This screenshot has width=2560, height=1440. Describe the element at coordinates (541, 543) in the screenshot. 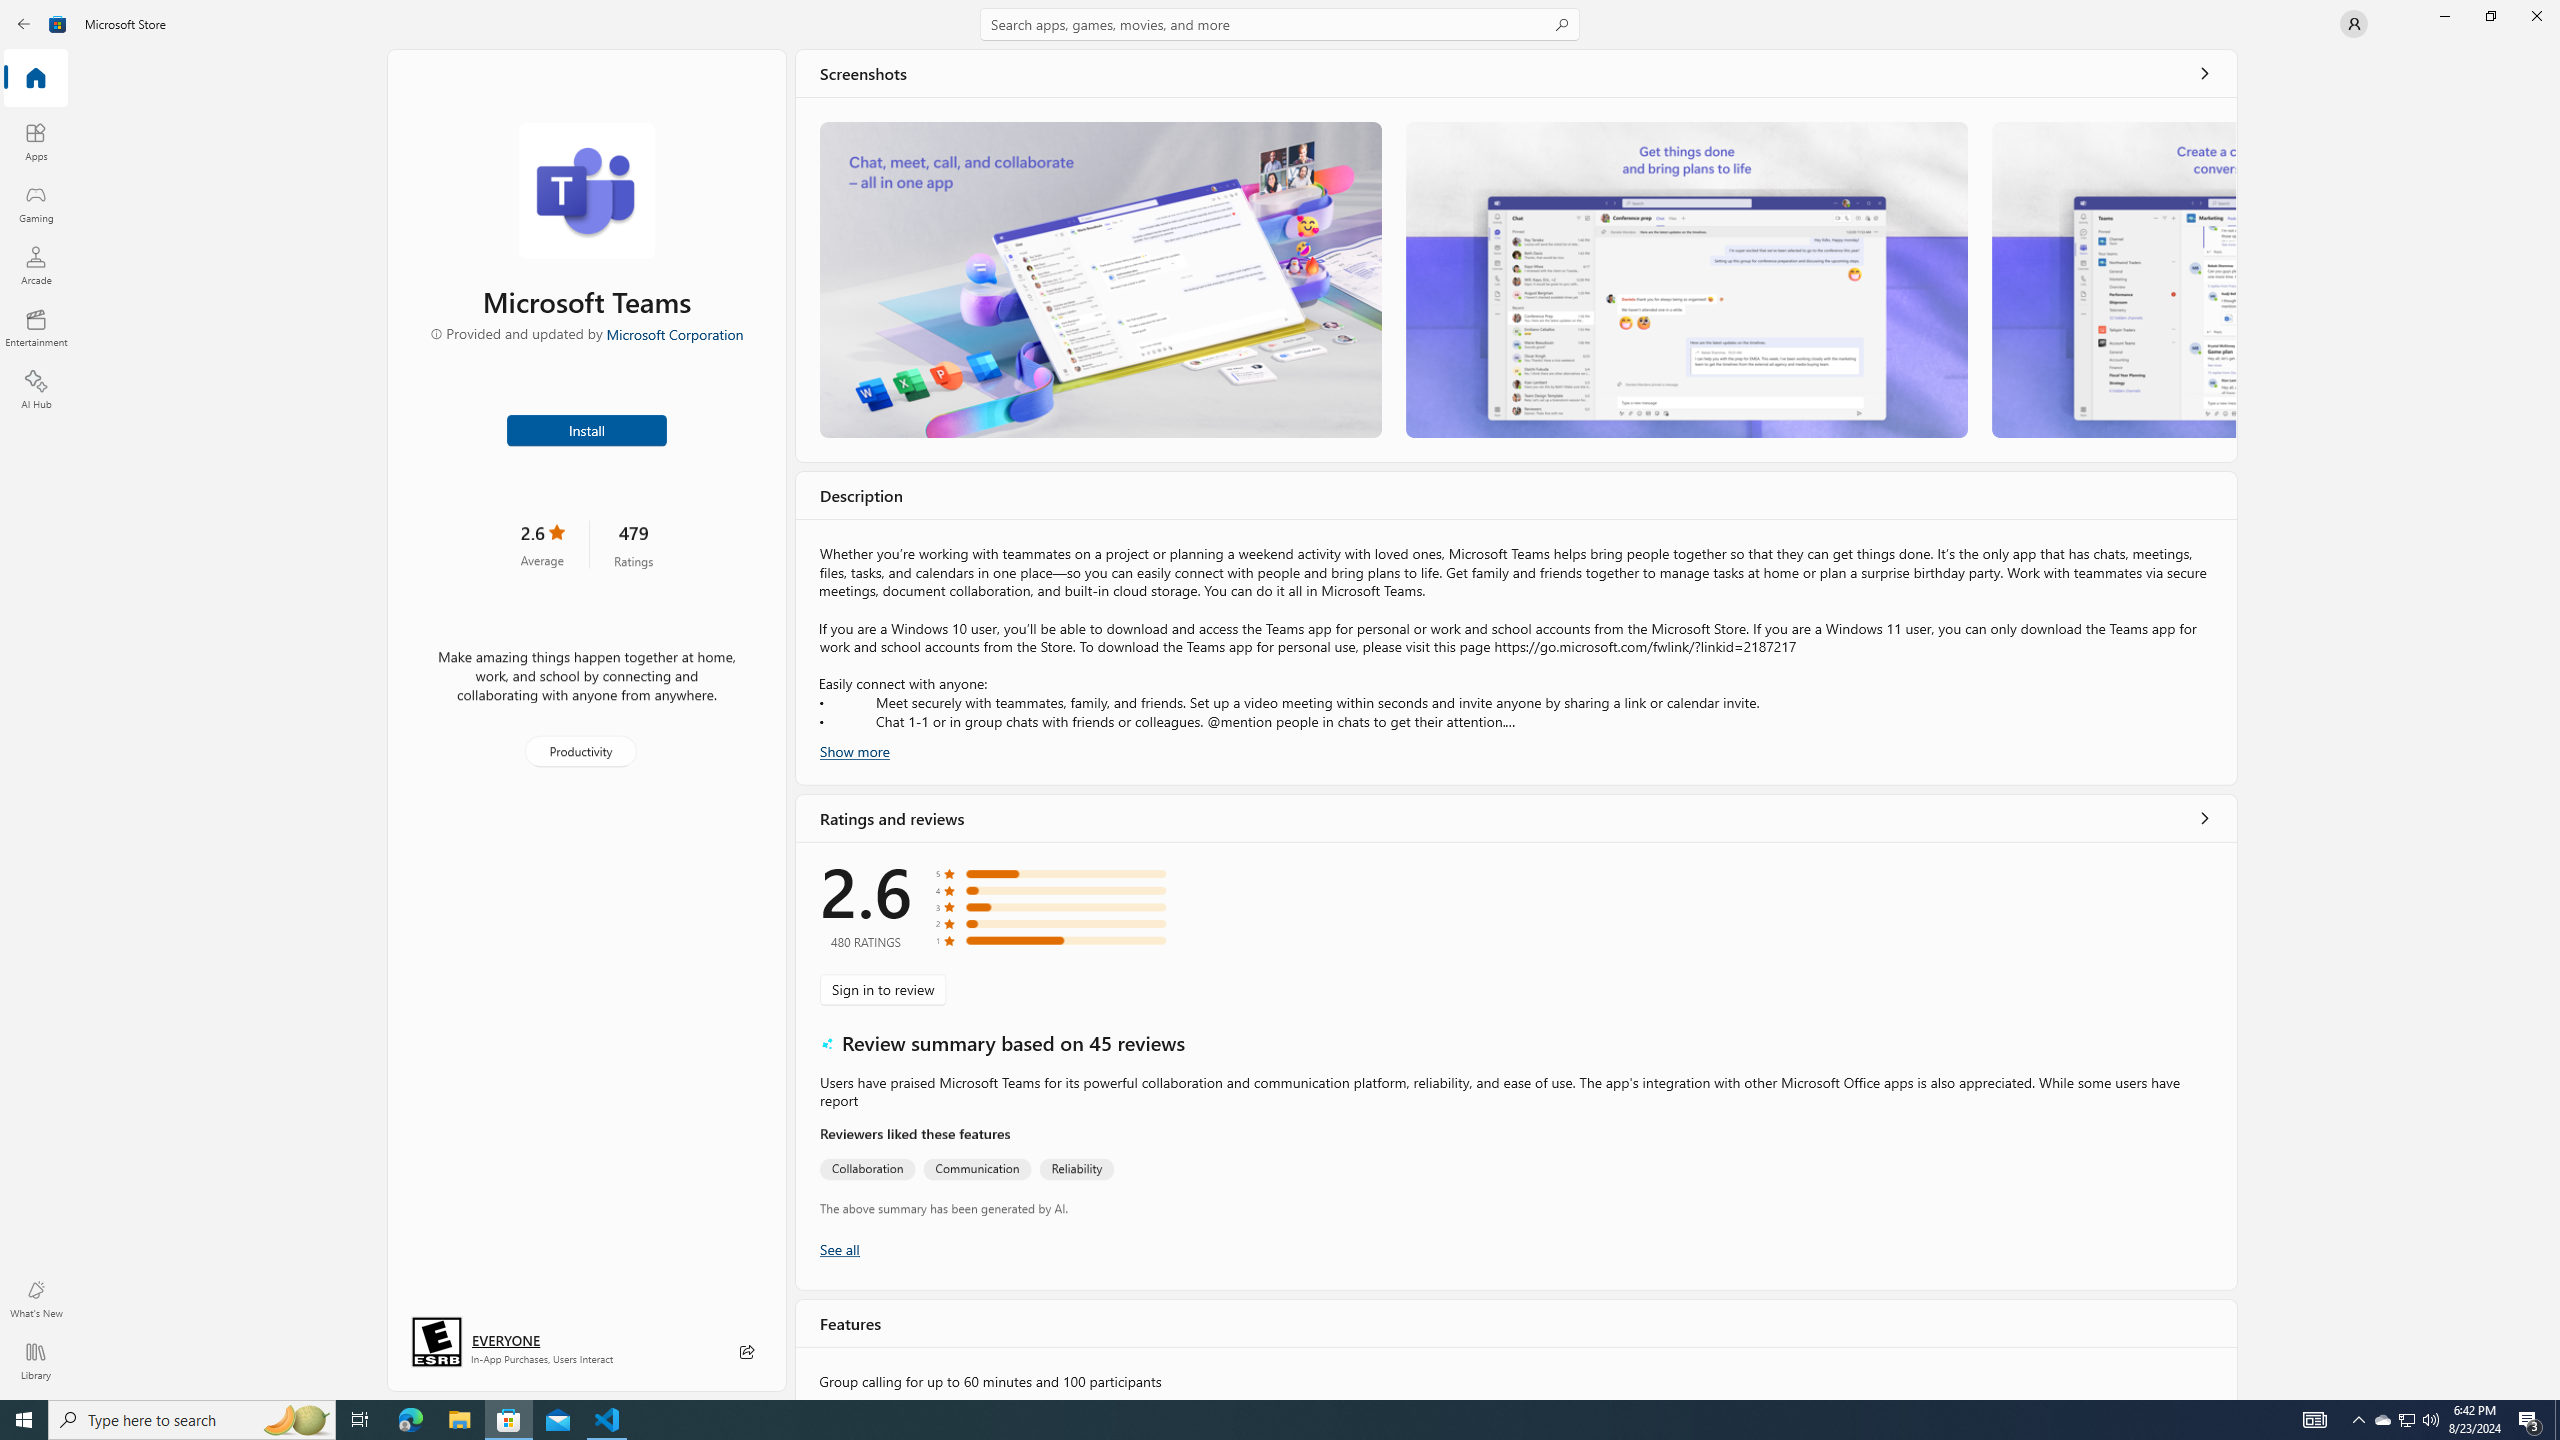

I see `'2.6 stars. Click to skip to ratings and reviews'` at that location.